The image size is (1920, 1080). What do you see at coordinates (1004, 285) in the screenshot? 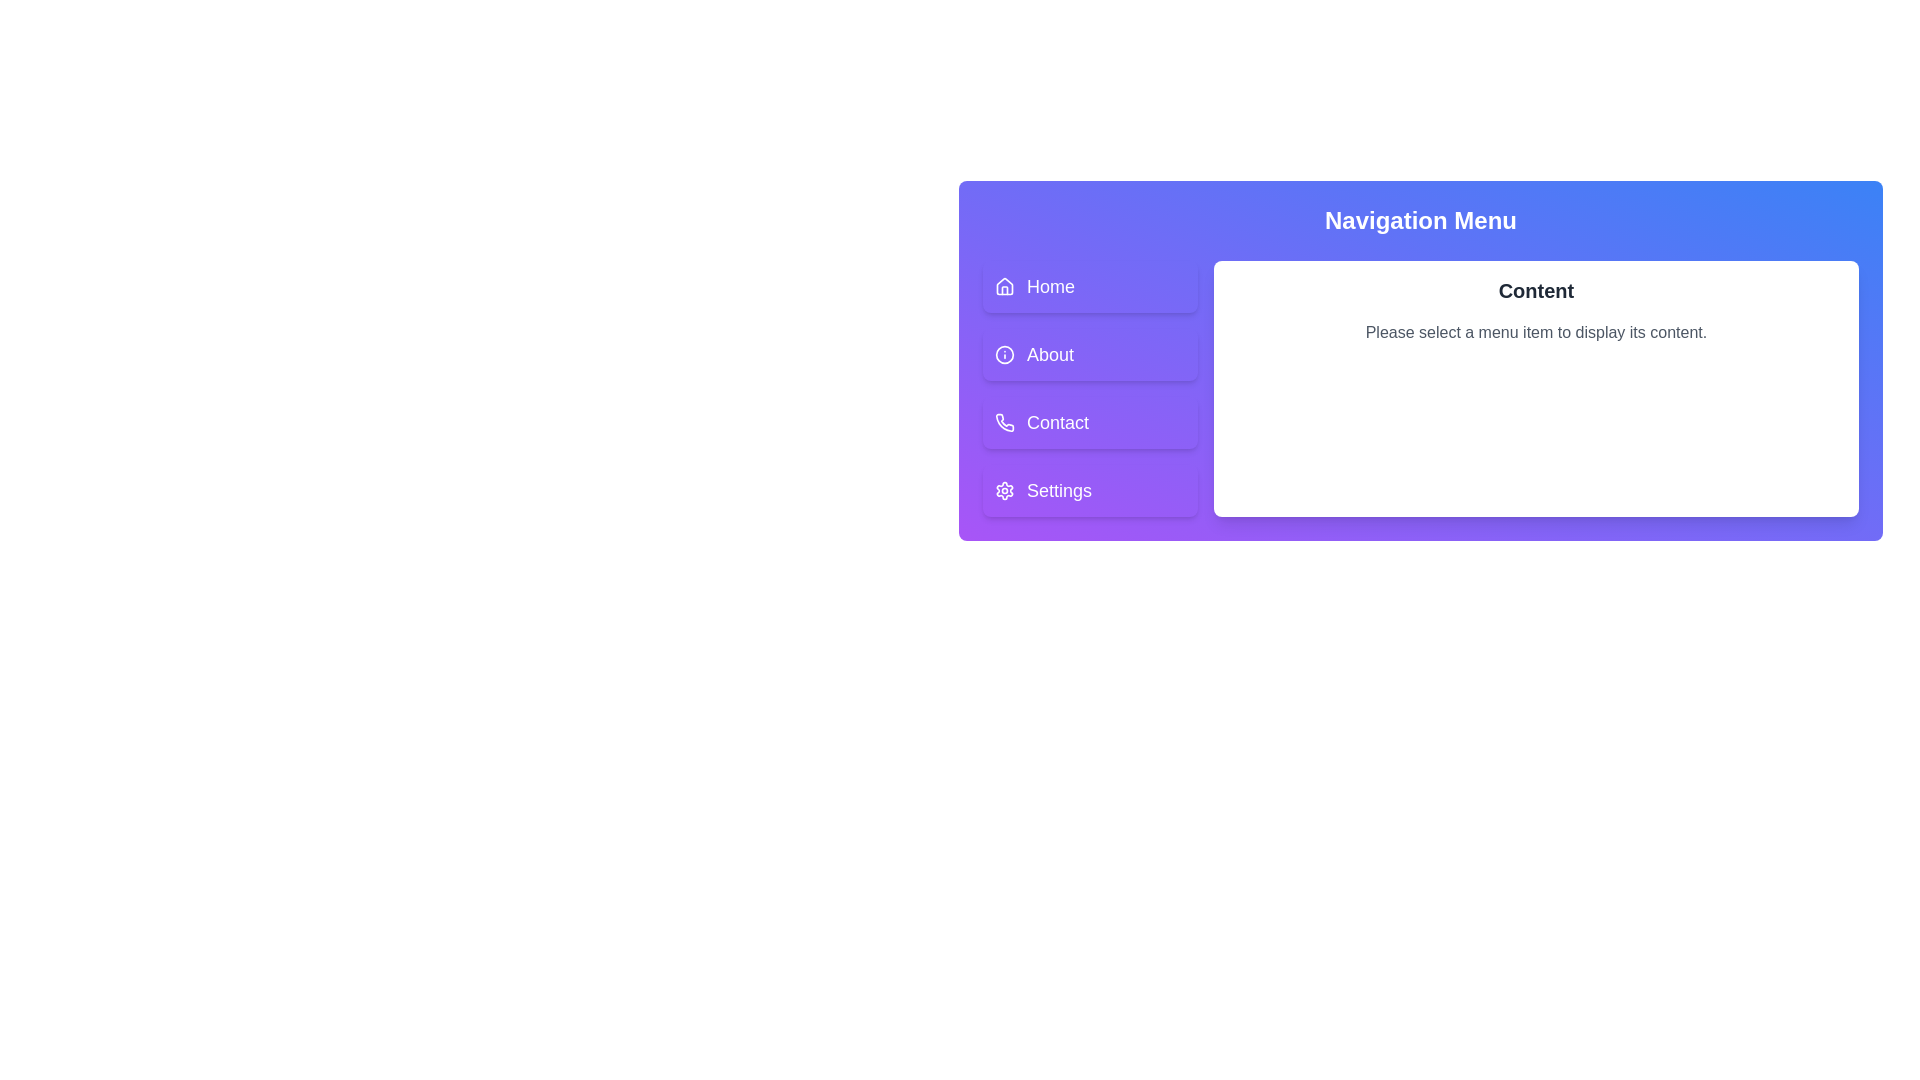
I see `the 'Home' icon in the vertical navigation menu, positioned at the top and far-left side, to enhance user understanding of the navigation option` at bounding box center [1004, 285].